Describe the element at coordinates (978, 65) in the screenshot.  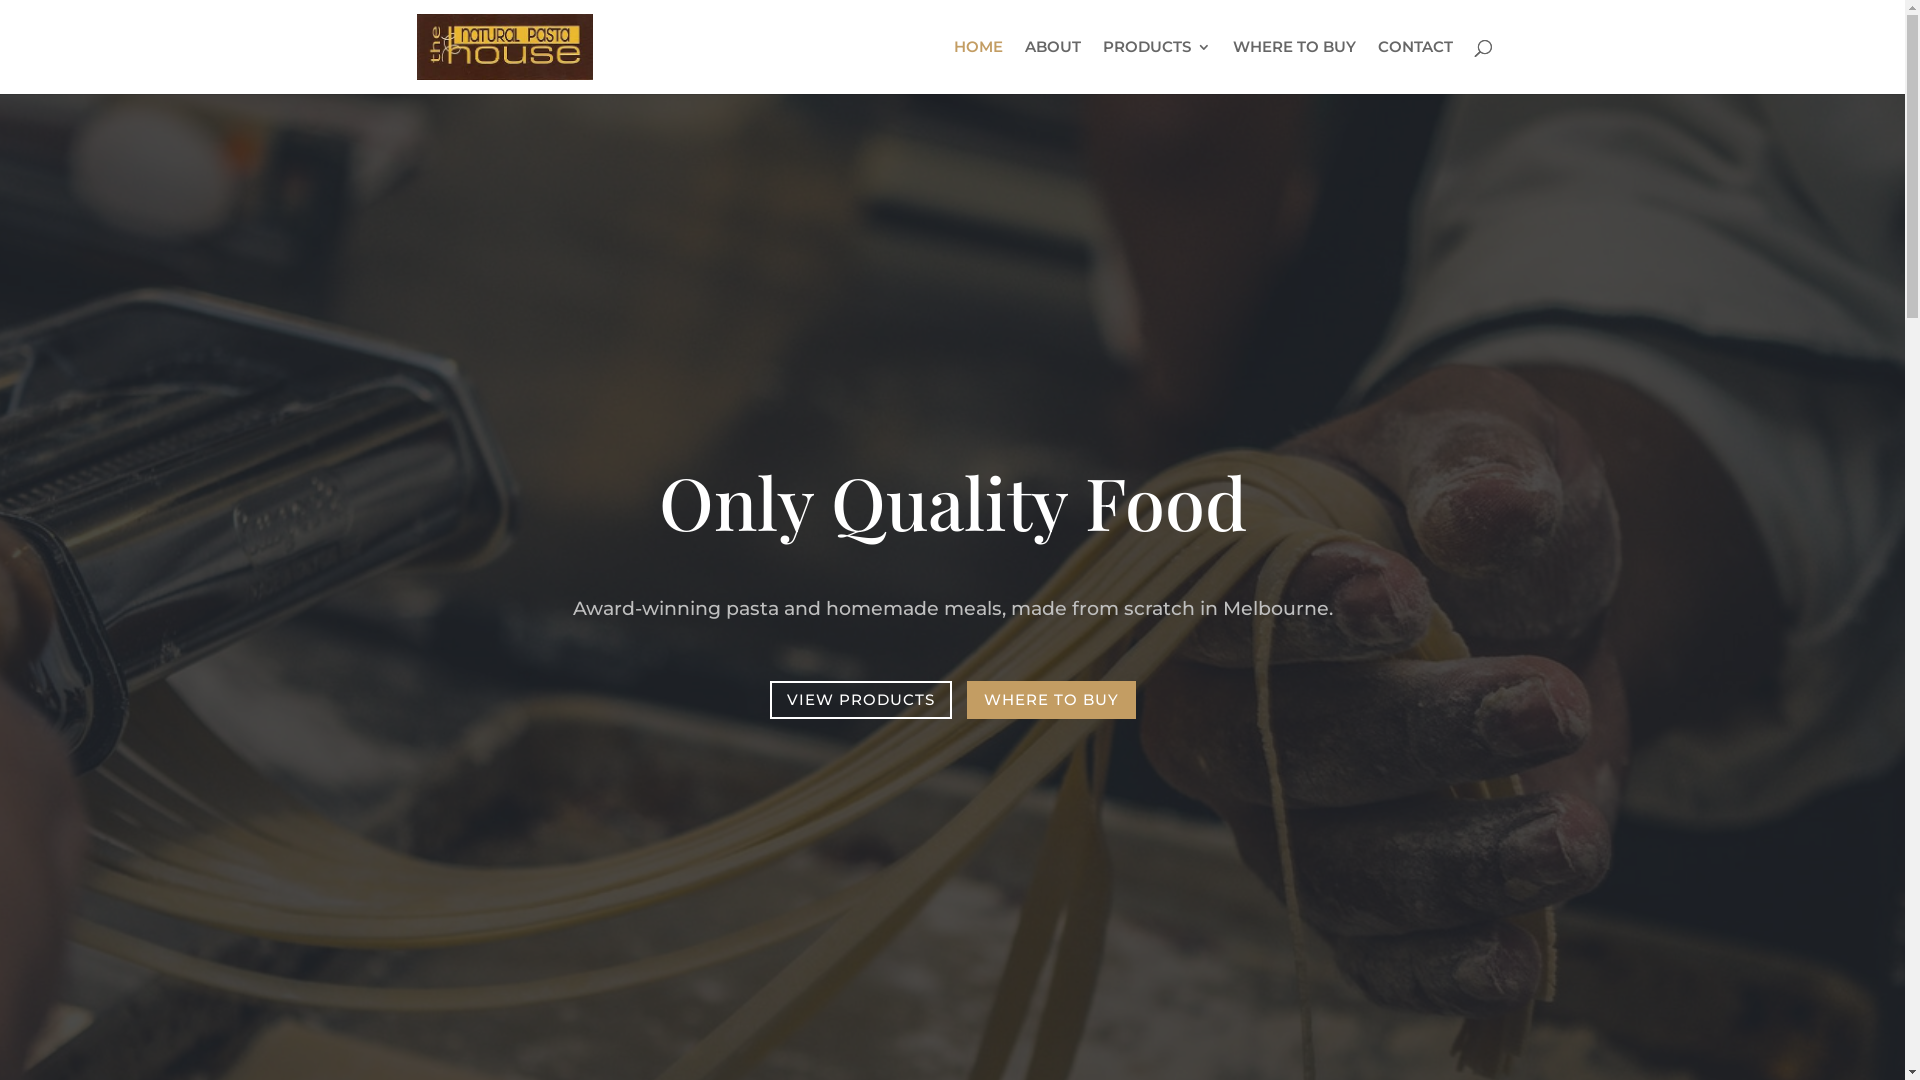
I see `'HOME'` at that location.